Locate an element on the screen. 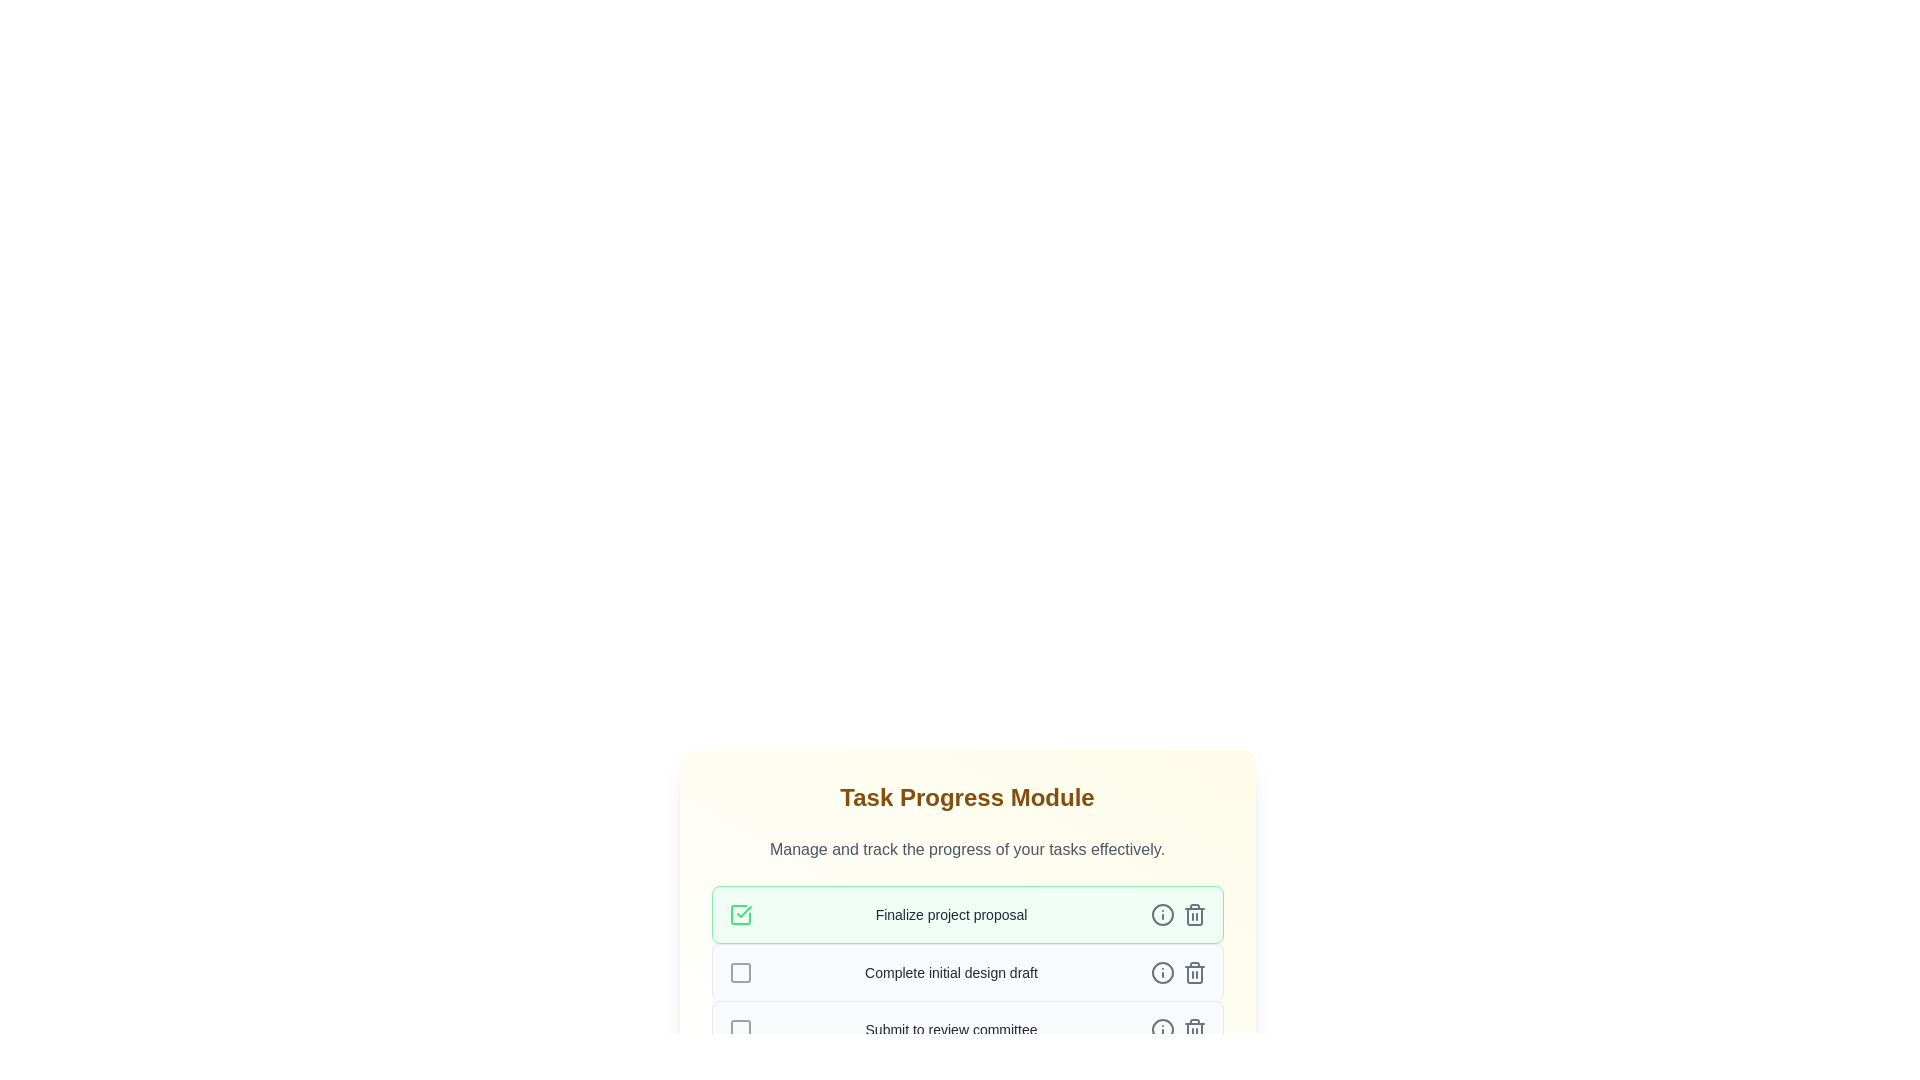  the green checkbox icon with a checkmark indicating a completed task for the 'Finalize project proposal' task in the Task Progress Module is located at coordinates (739, 914).